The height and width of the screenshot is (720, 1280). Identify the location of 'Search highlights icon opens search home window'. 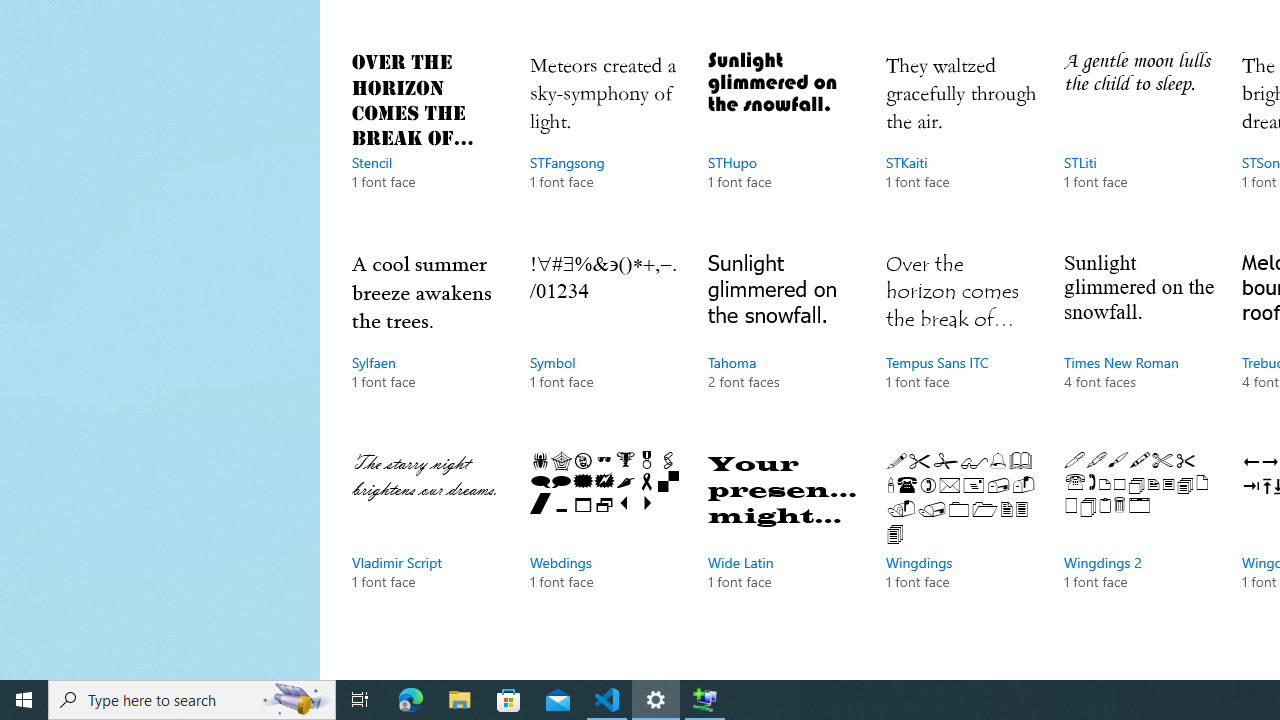
(294, 698).